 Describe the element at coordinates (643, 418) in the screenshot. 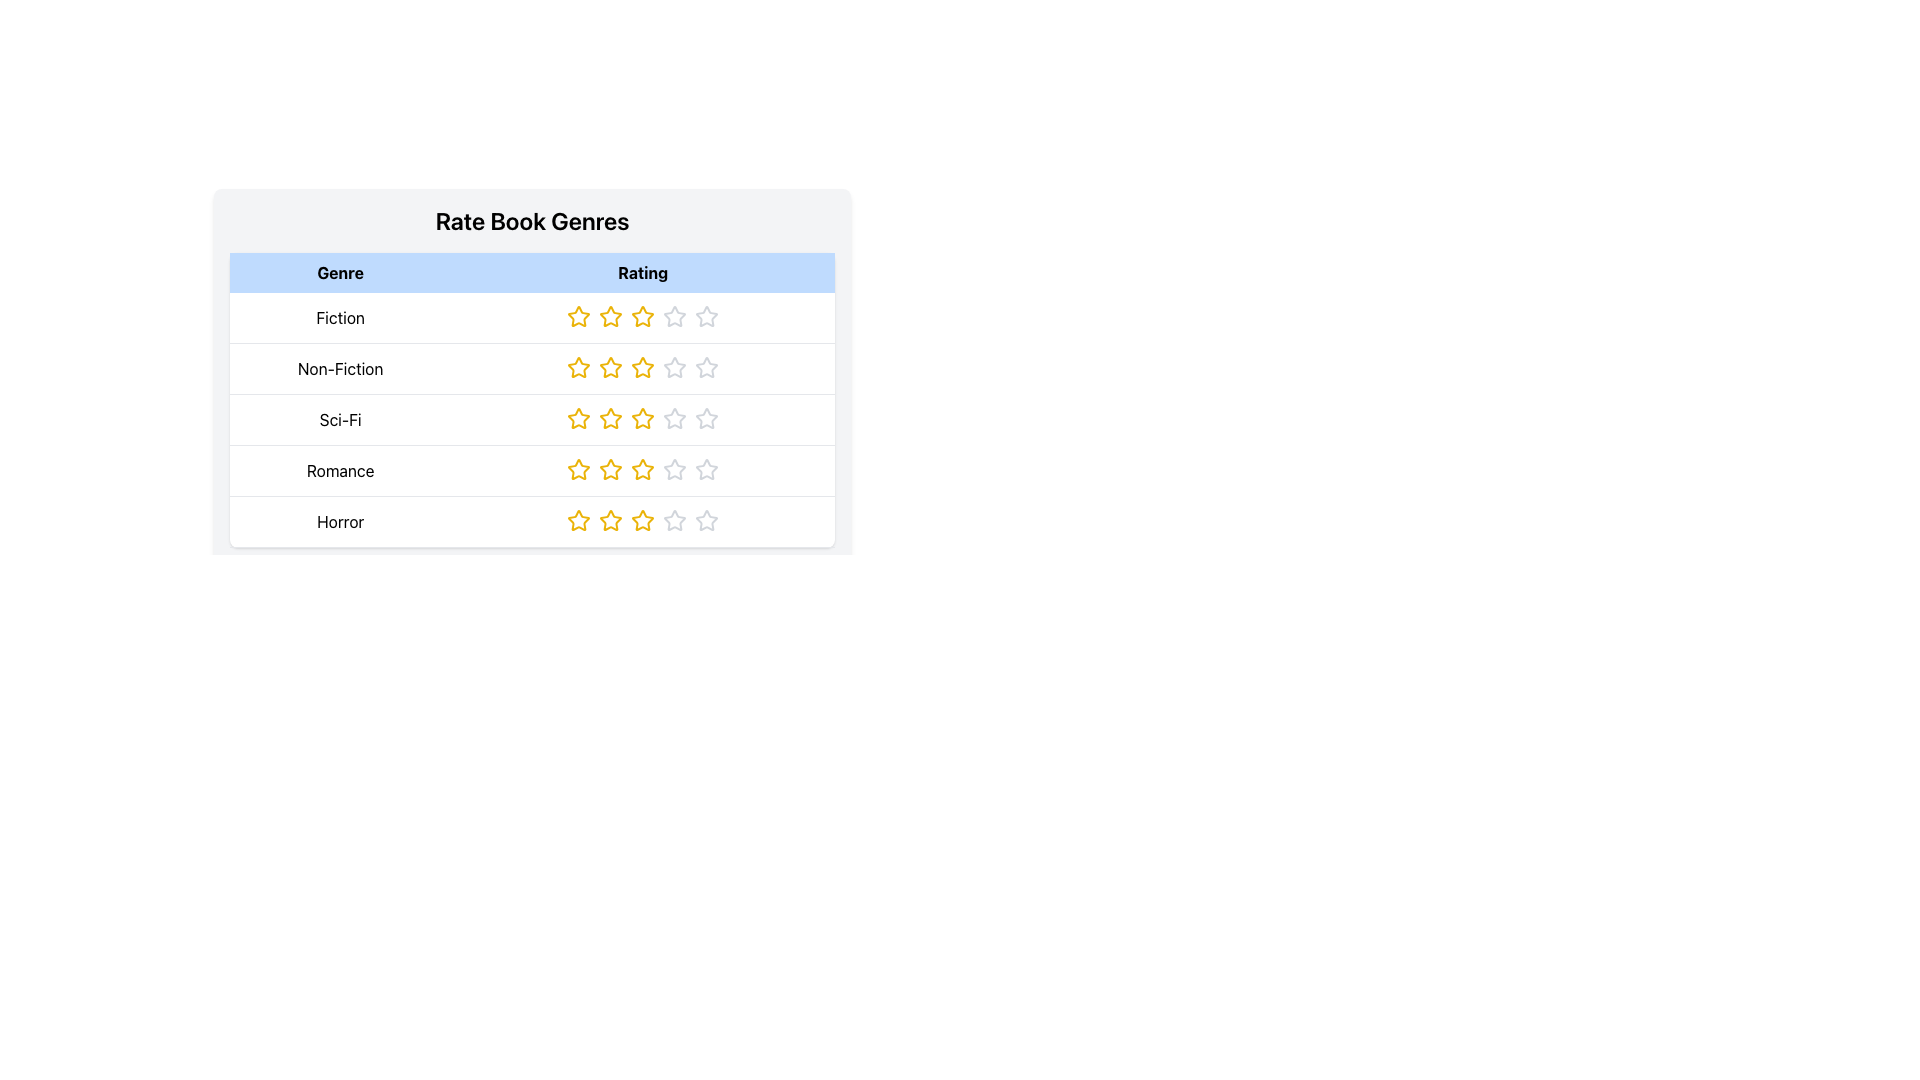

I see `the third star in the 'Sci-Fi' row under the 'Rating' column` at that location.